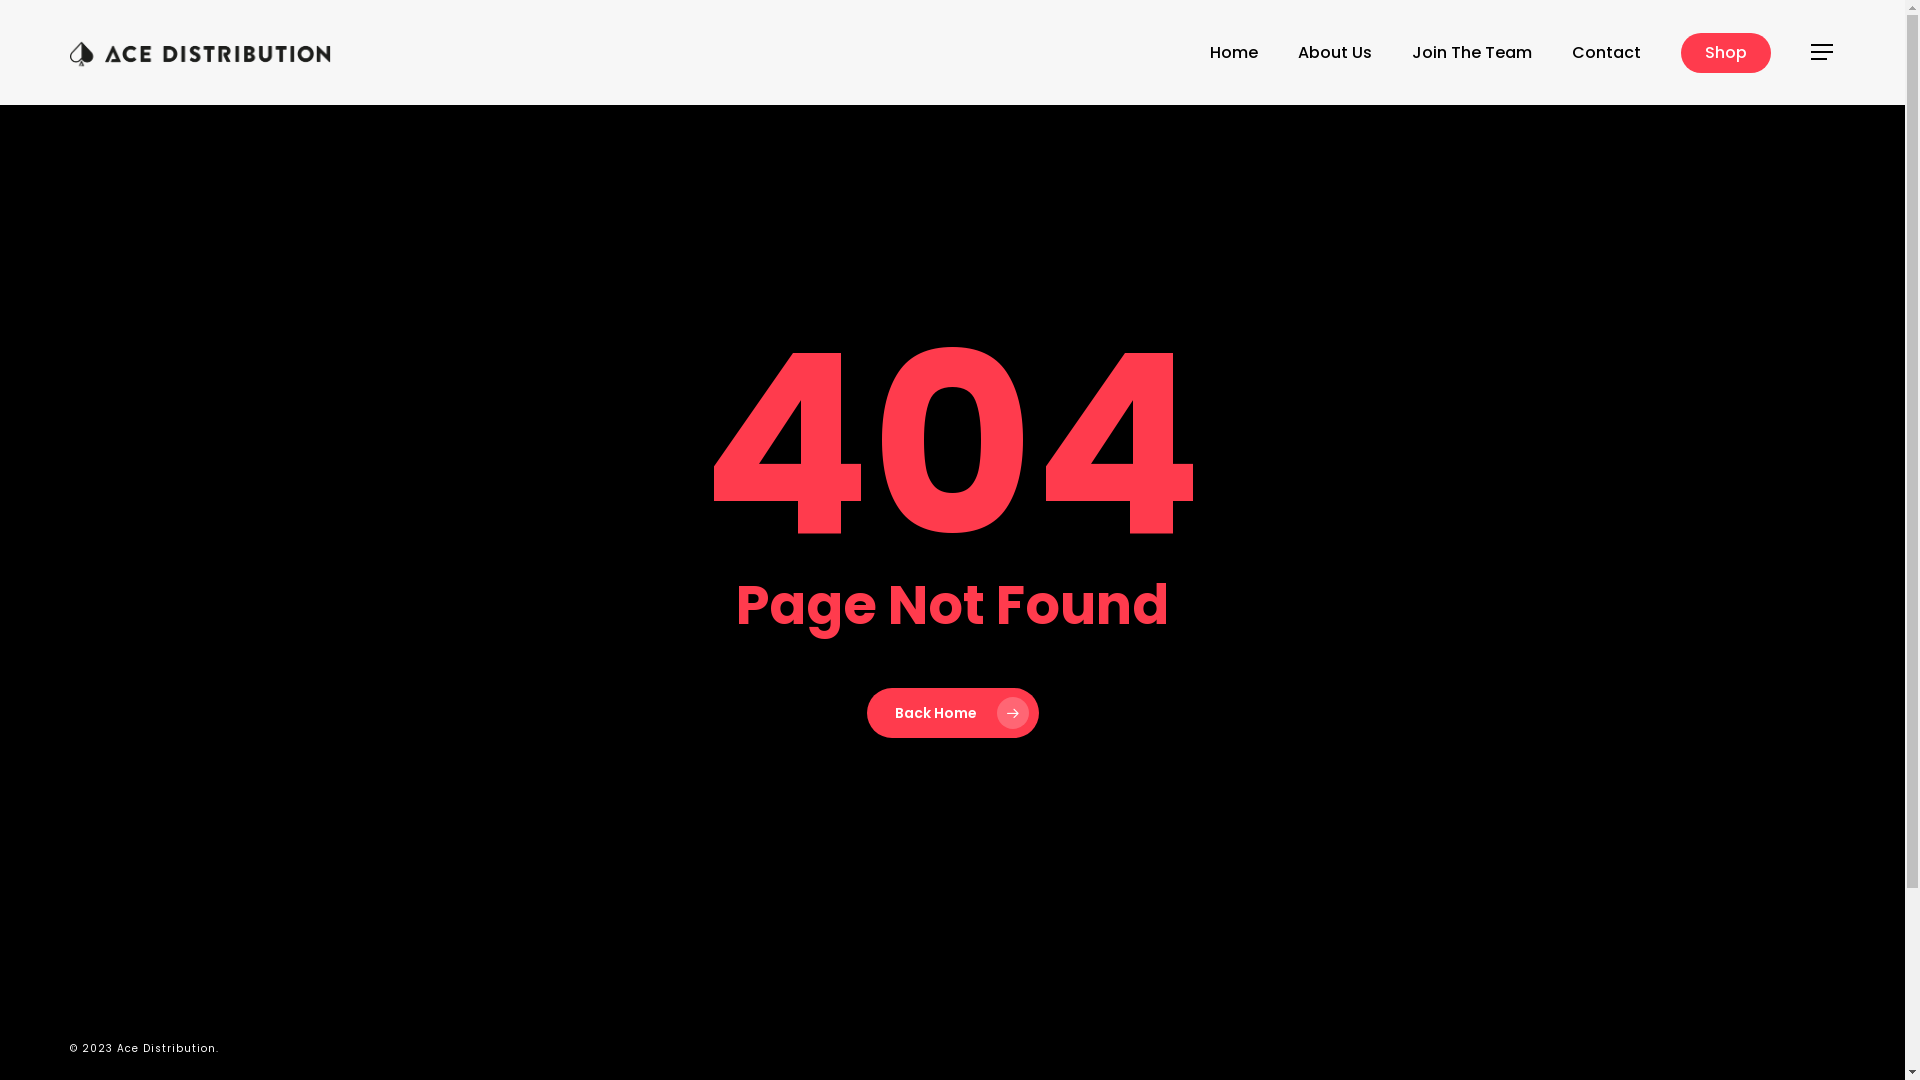 This screenshot has height=1080, width=1920. What do you see at coordinates (1232, 50) in the screenshot?
I see `'Home'` at bounding box center [1232, 50].